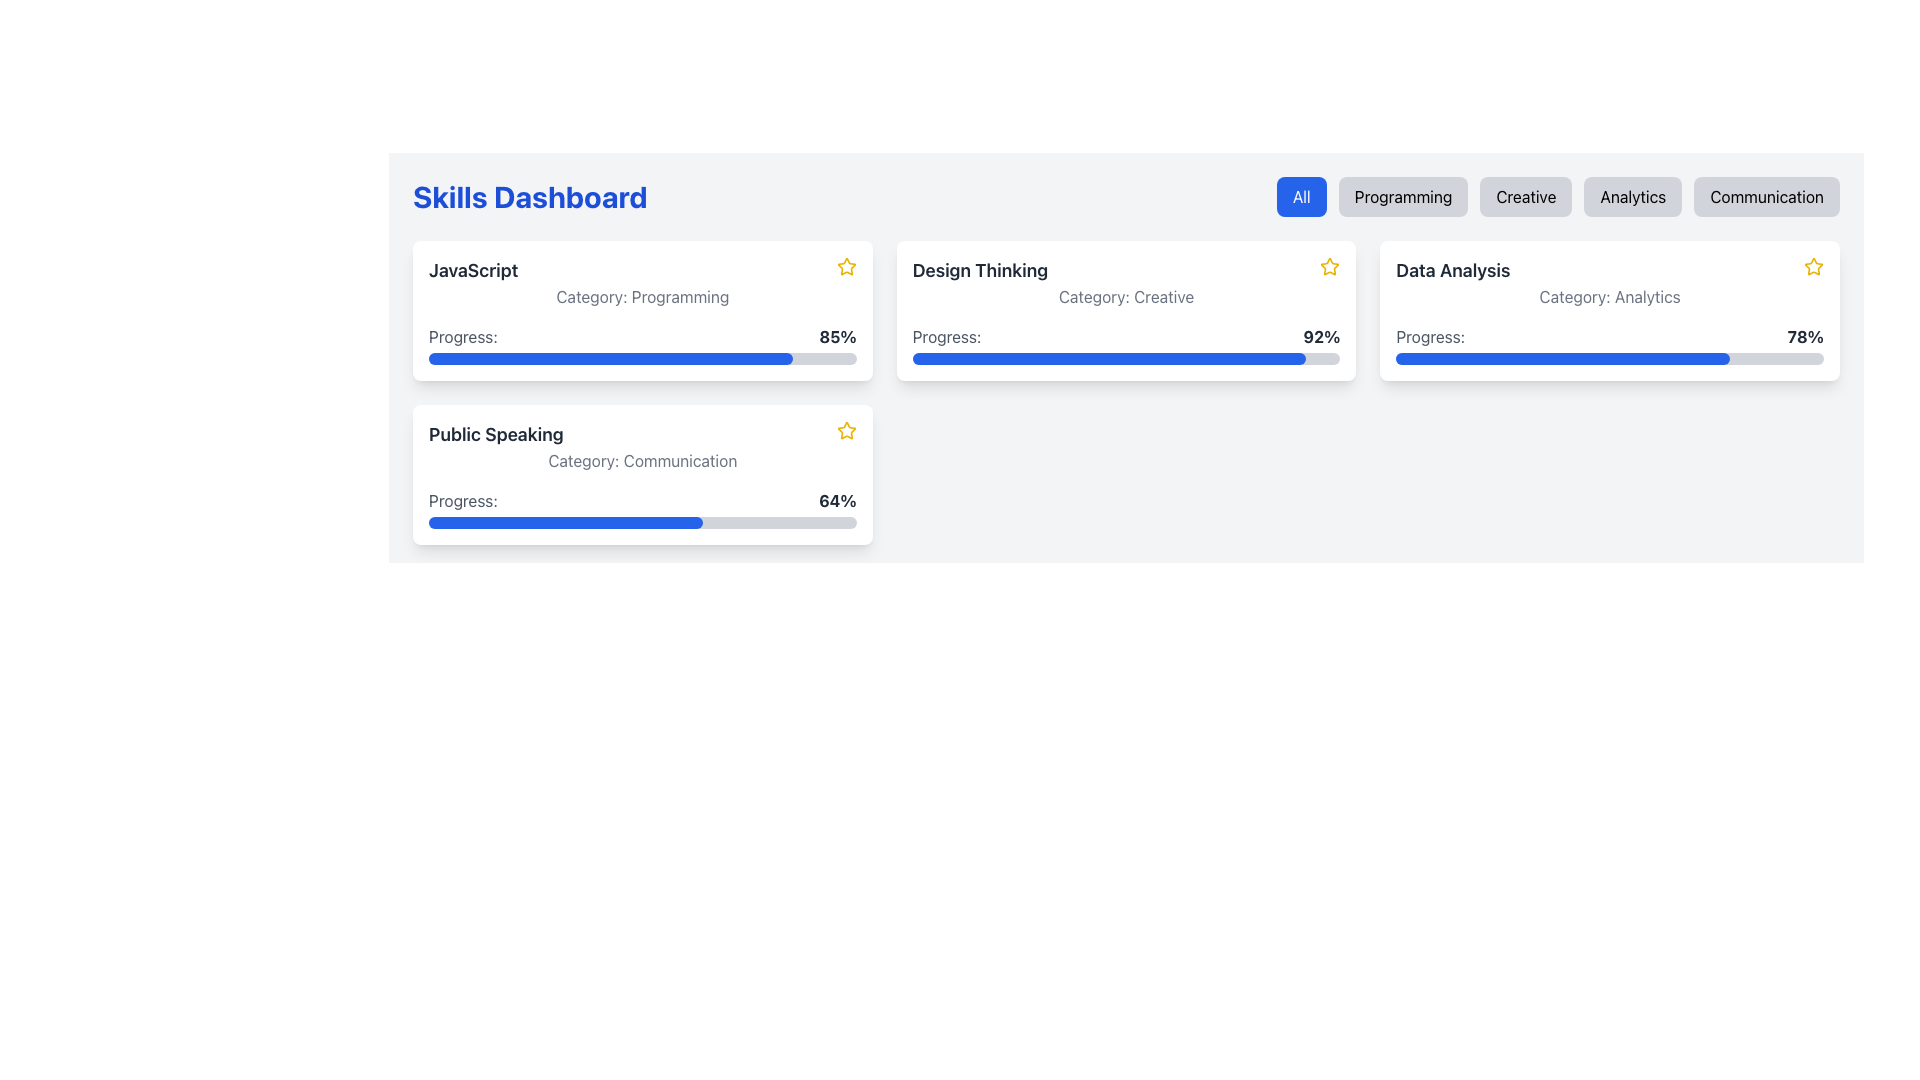  I want to click on the filled portion of the Progress bar located under the 'Progress:' text in the 'JavaScript' skill card, which is styled with a blue background and rounded edges, so click(609, 357).